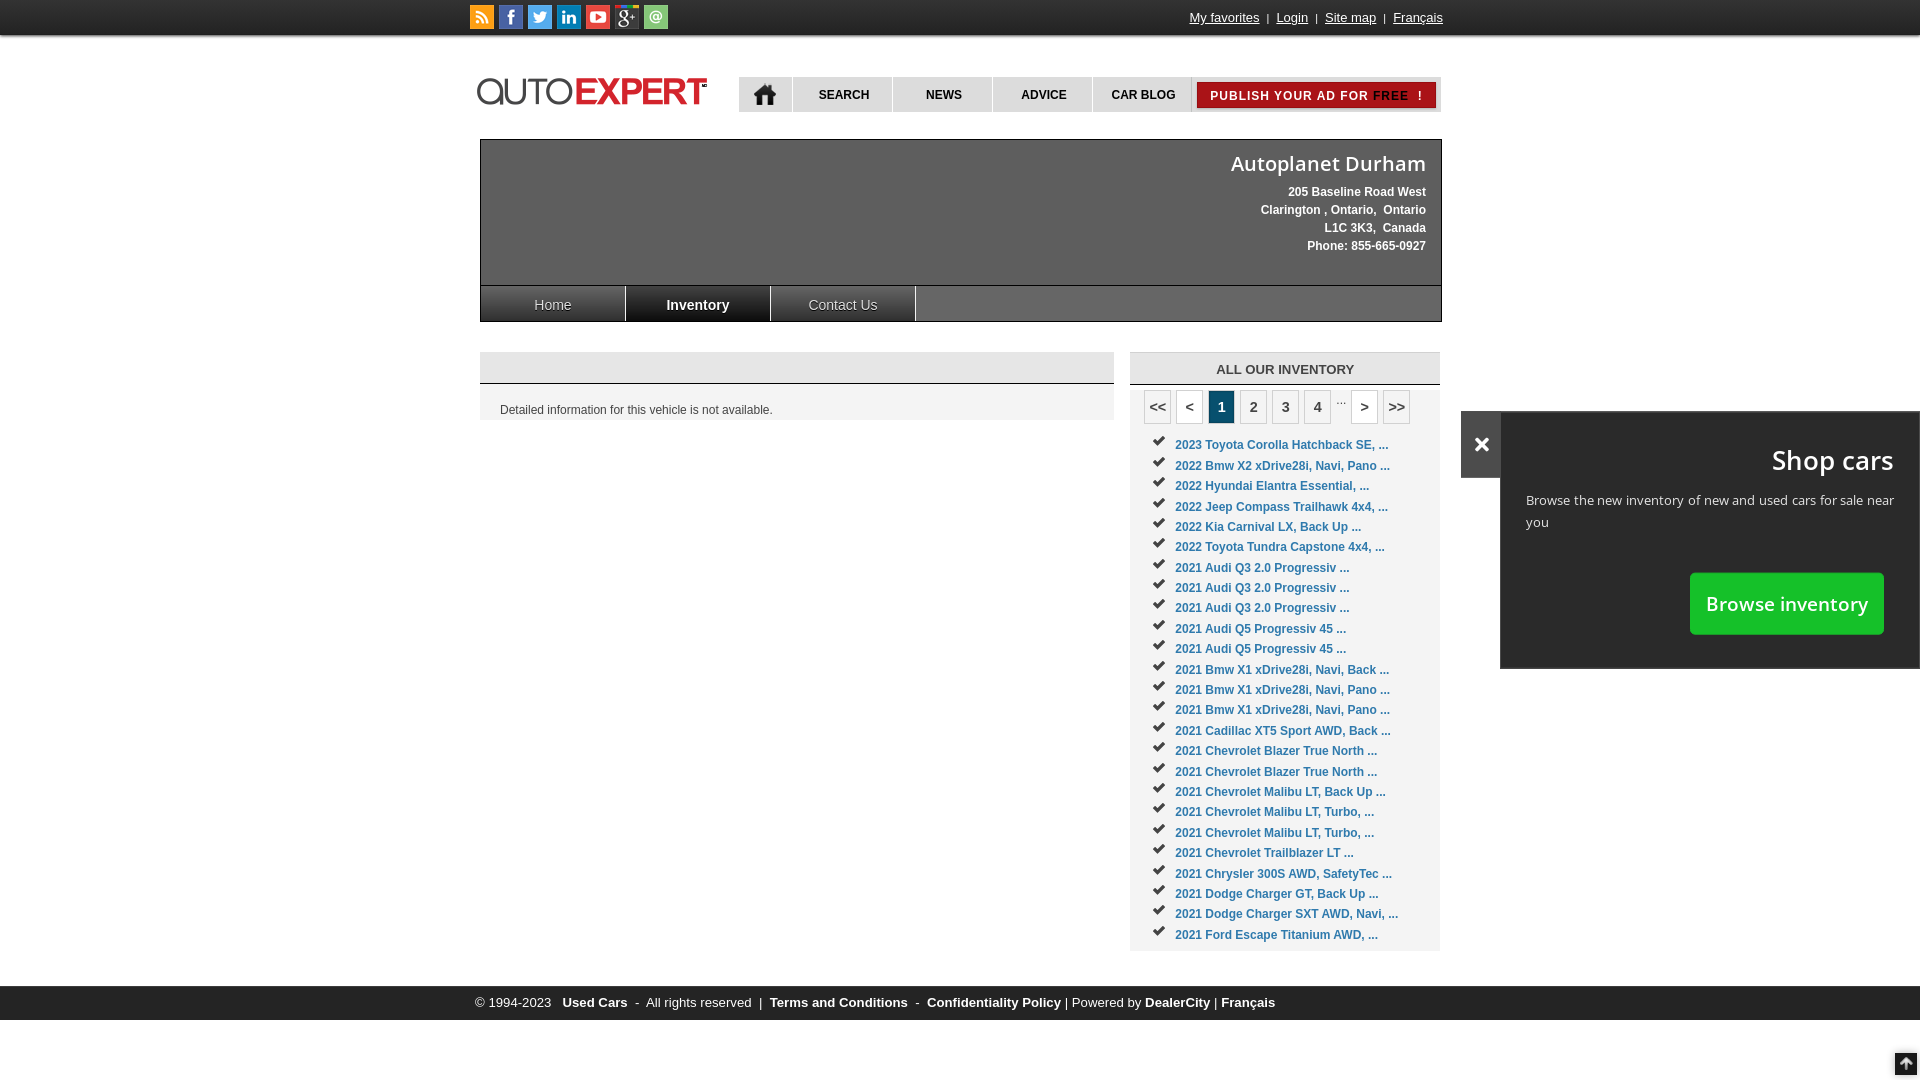 The width and height of the screenshot is (1920, 1080). I want to click on '2022 Bmw X2 xDrive28i, Navi, Pano ...', so click(1282, 466).